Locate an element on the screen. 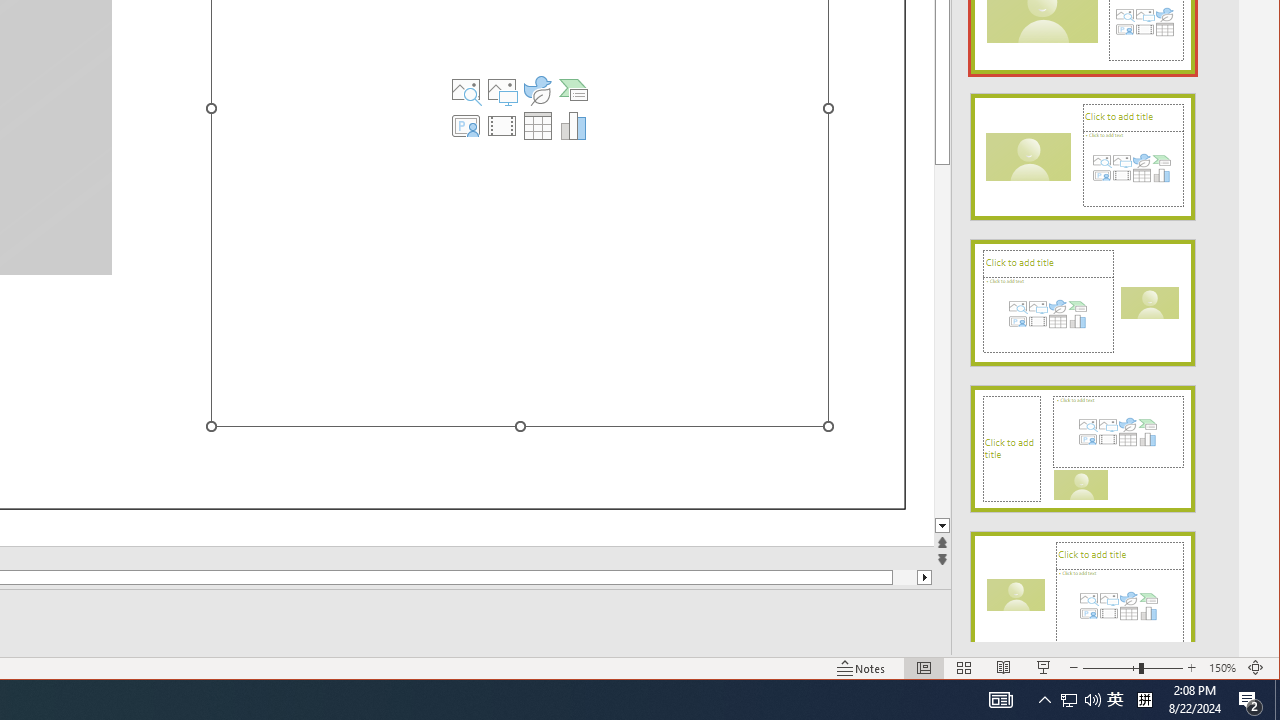 The width and height of the screenshot is (1280, 720). 'Insert Video' is located at coordinates (502, 125).